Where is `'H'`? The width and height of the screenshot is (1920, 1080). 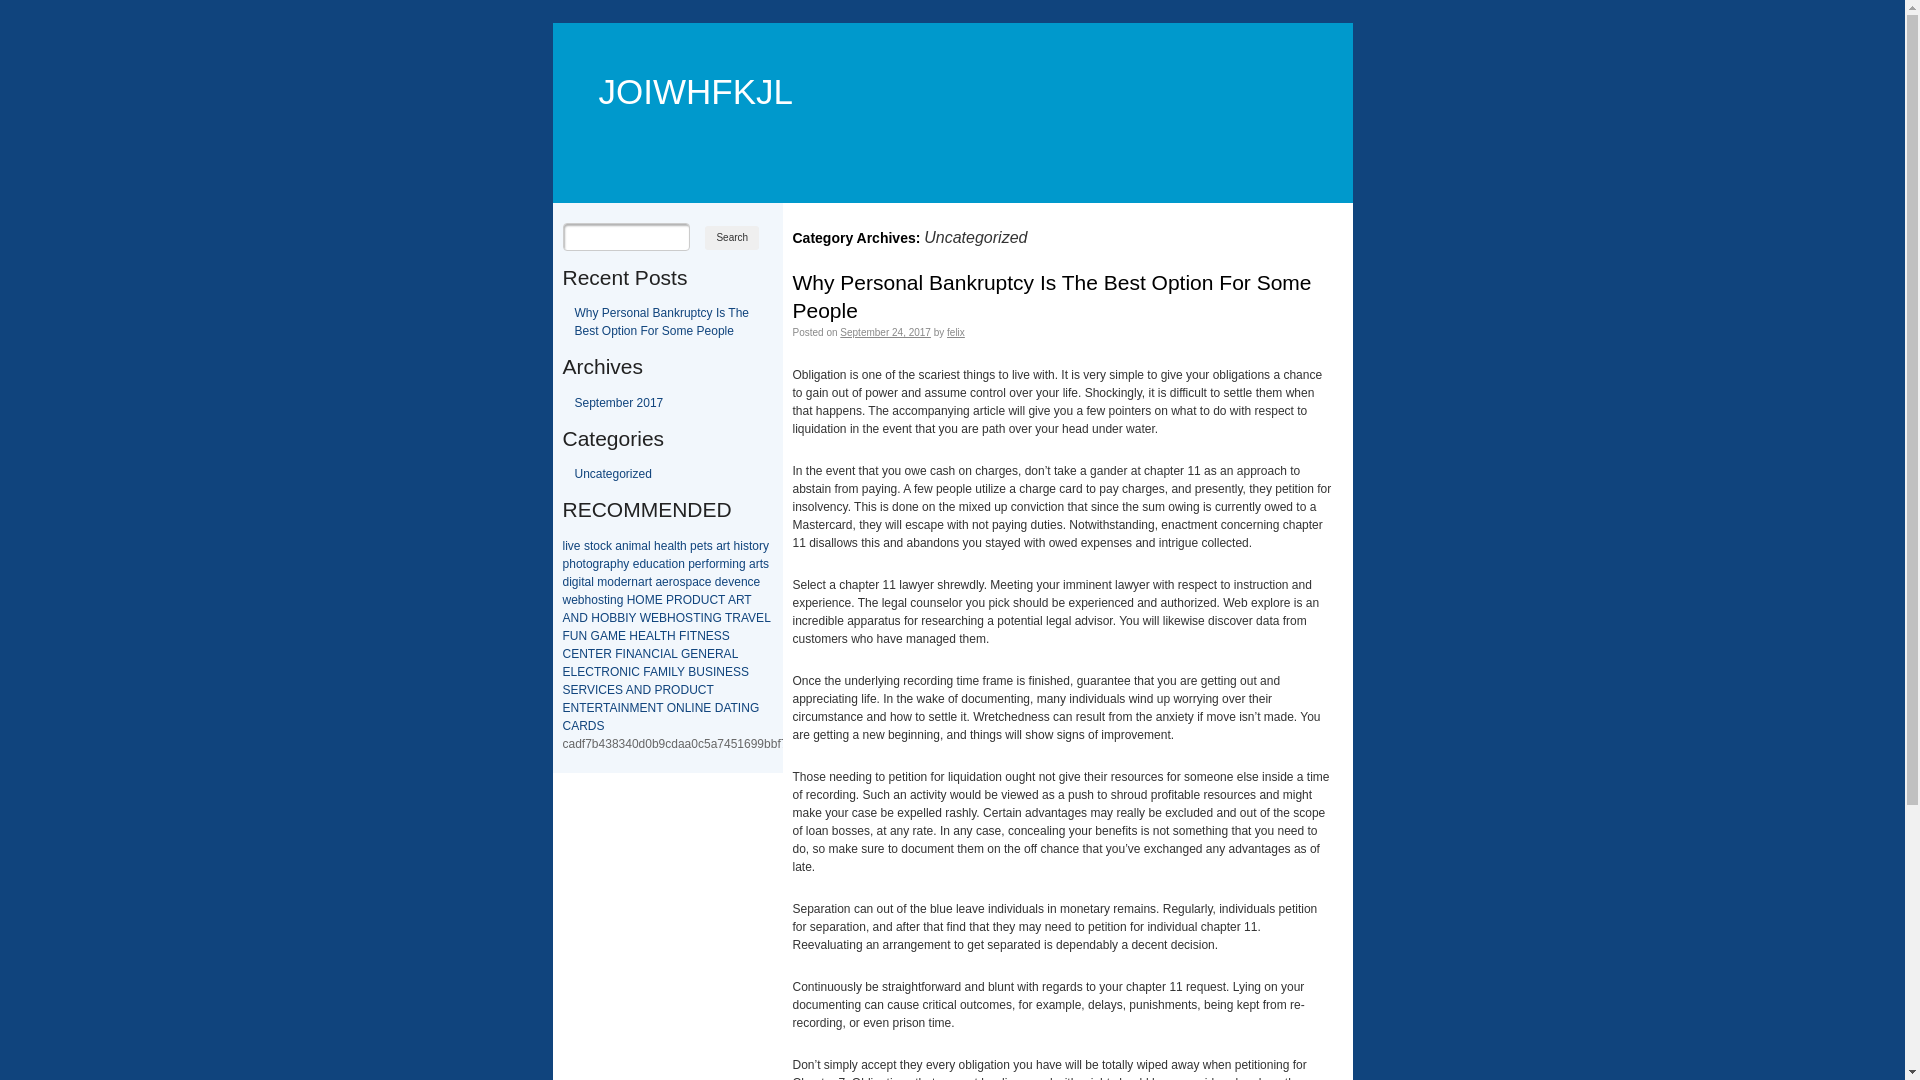
'H' is located at coordinates (667, 636).